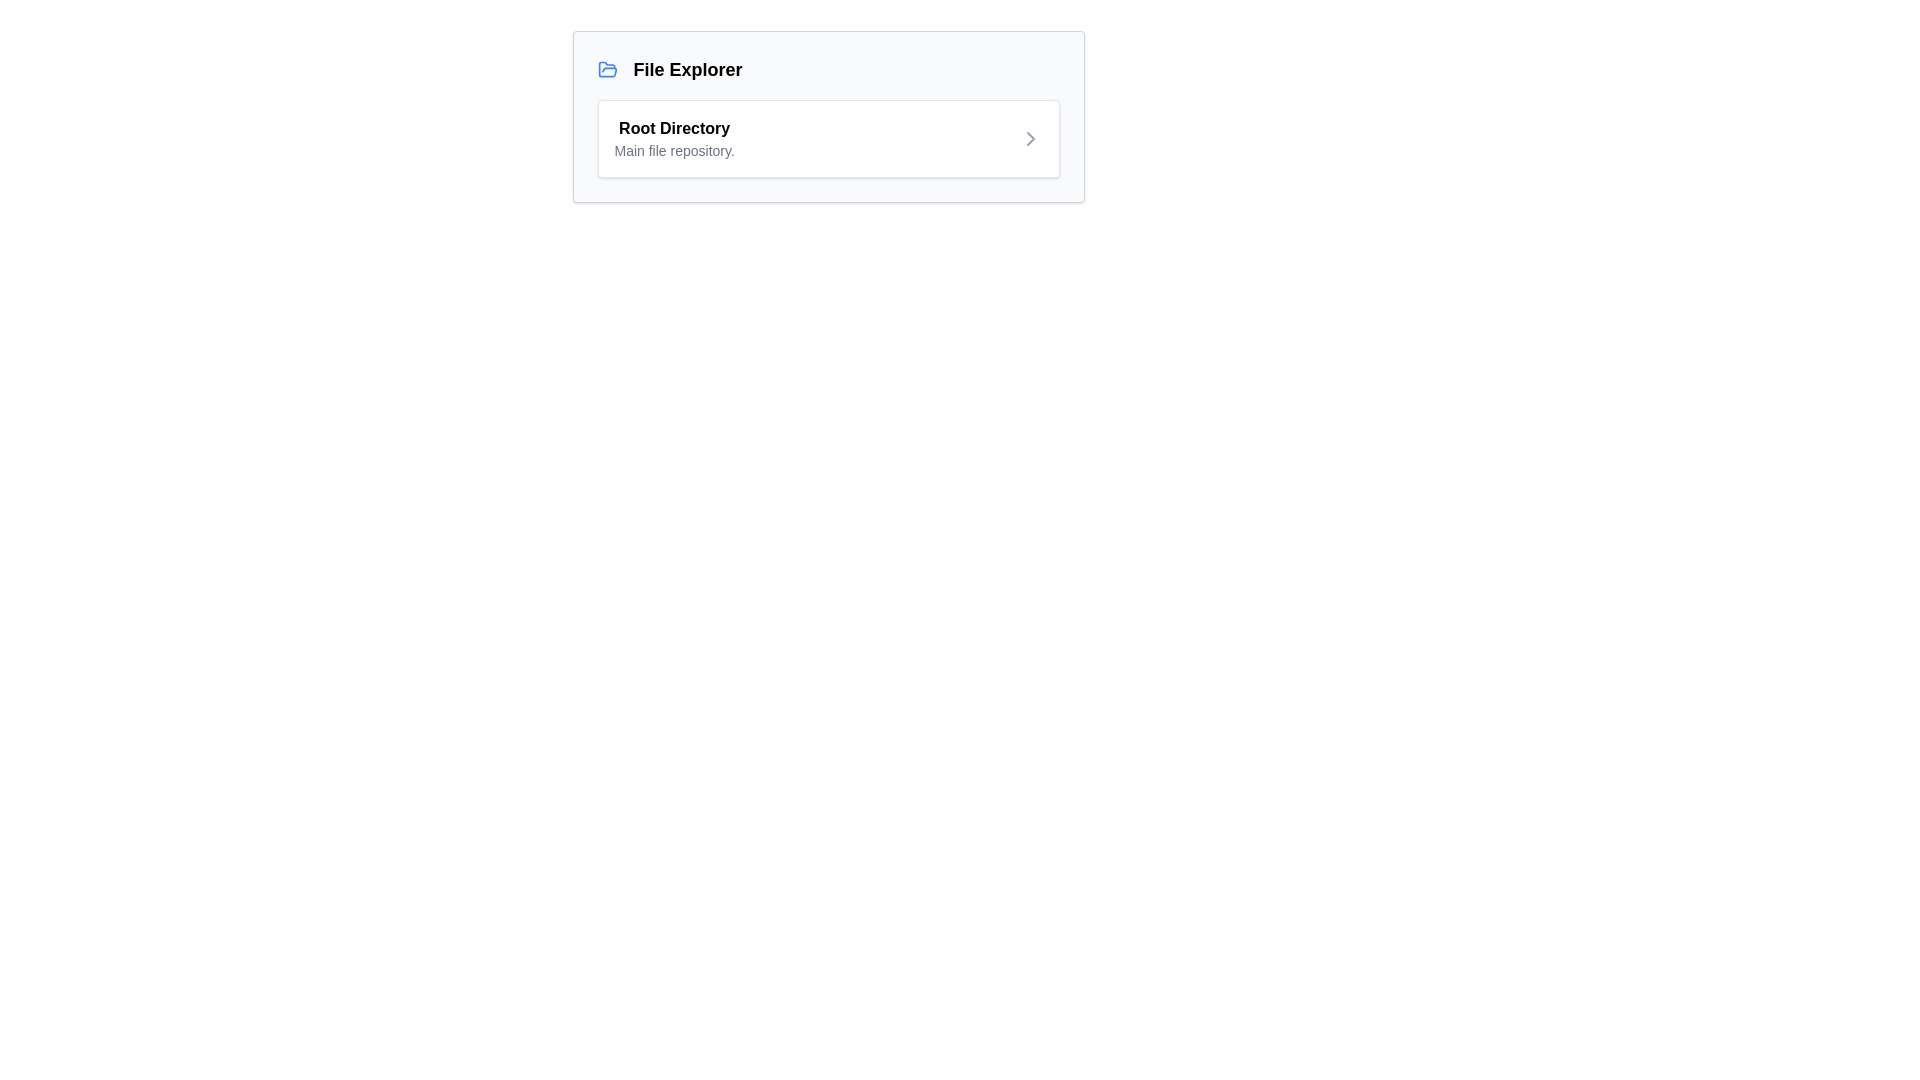 The height and width of the screenshot is (1080, 1920). Describe the element at coordinates (606, 68) in the screenshot. I see `the folder icon that represents the 'File Explorer' section, located in the top-left corner next to the title text` at that location.